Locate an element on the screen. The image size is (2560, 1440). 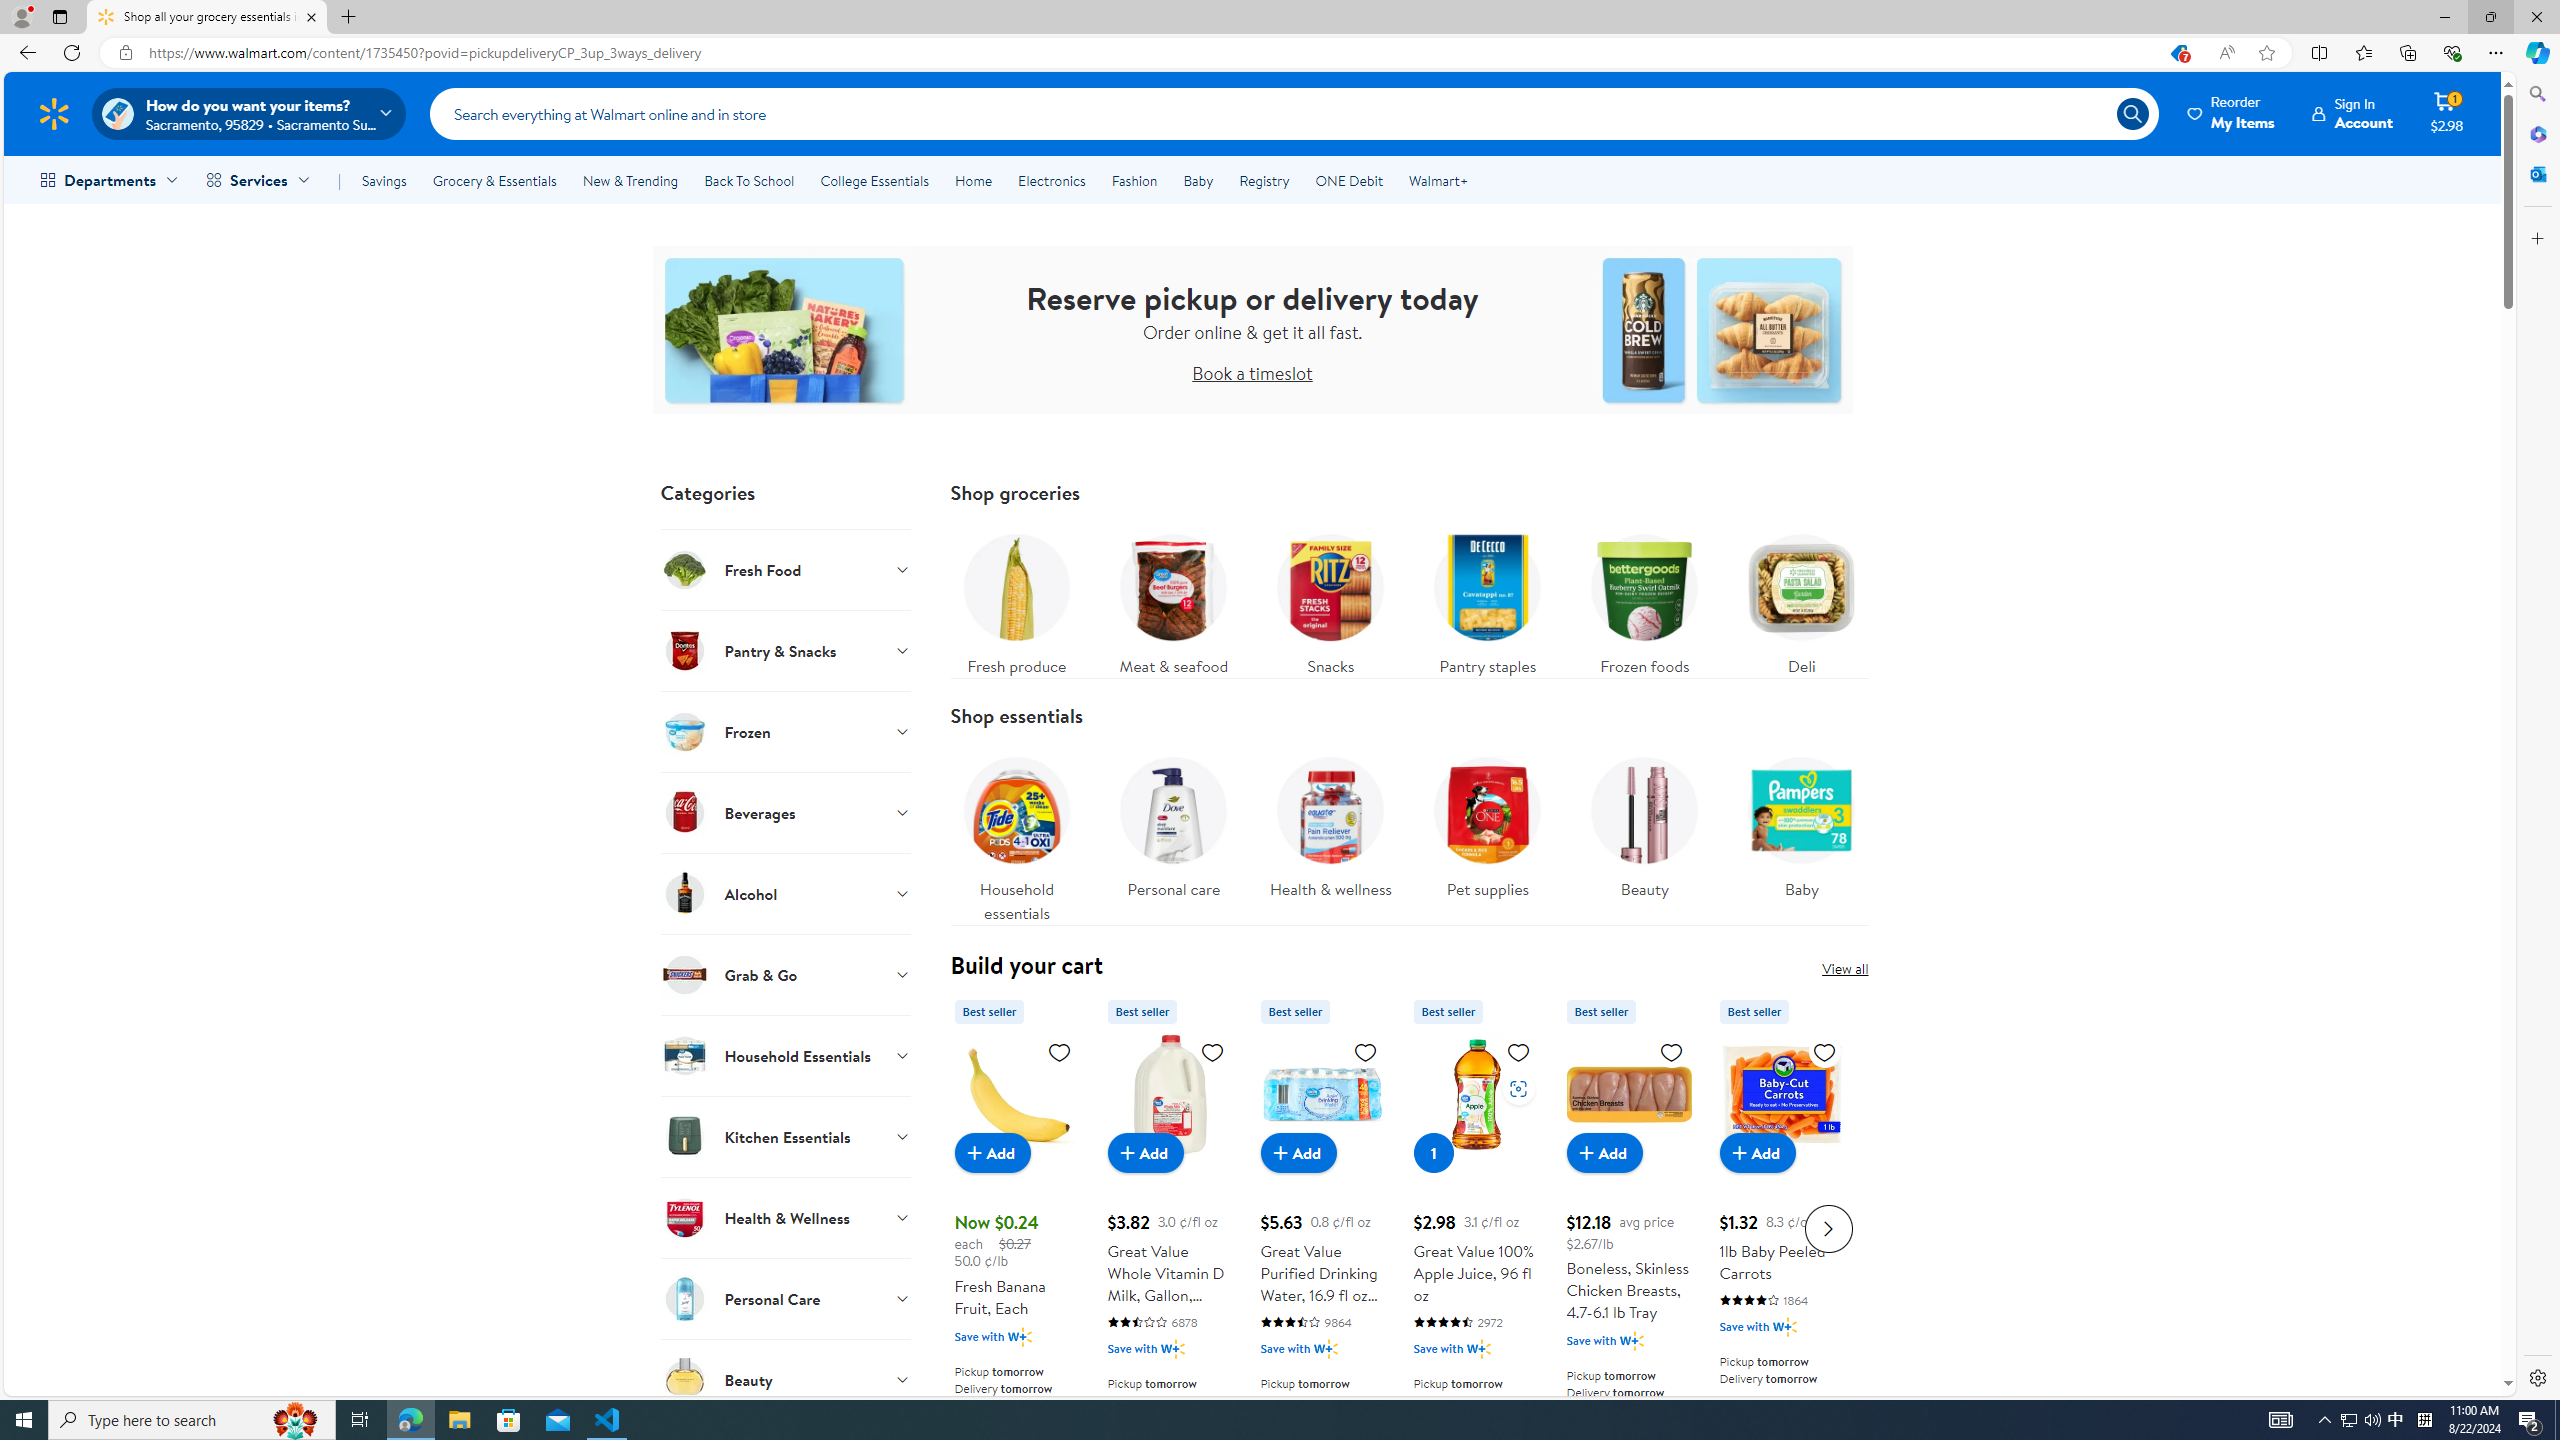
'Shop all your grocery essentials in one place! - Walmart.com' is located at coordinates (207, 16).